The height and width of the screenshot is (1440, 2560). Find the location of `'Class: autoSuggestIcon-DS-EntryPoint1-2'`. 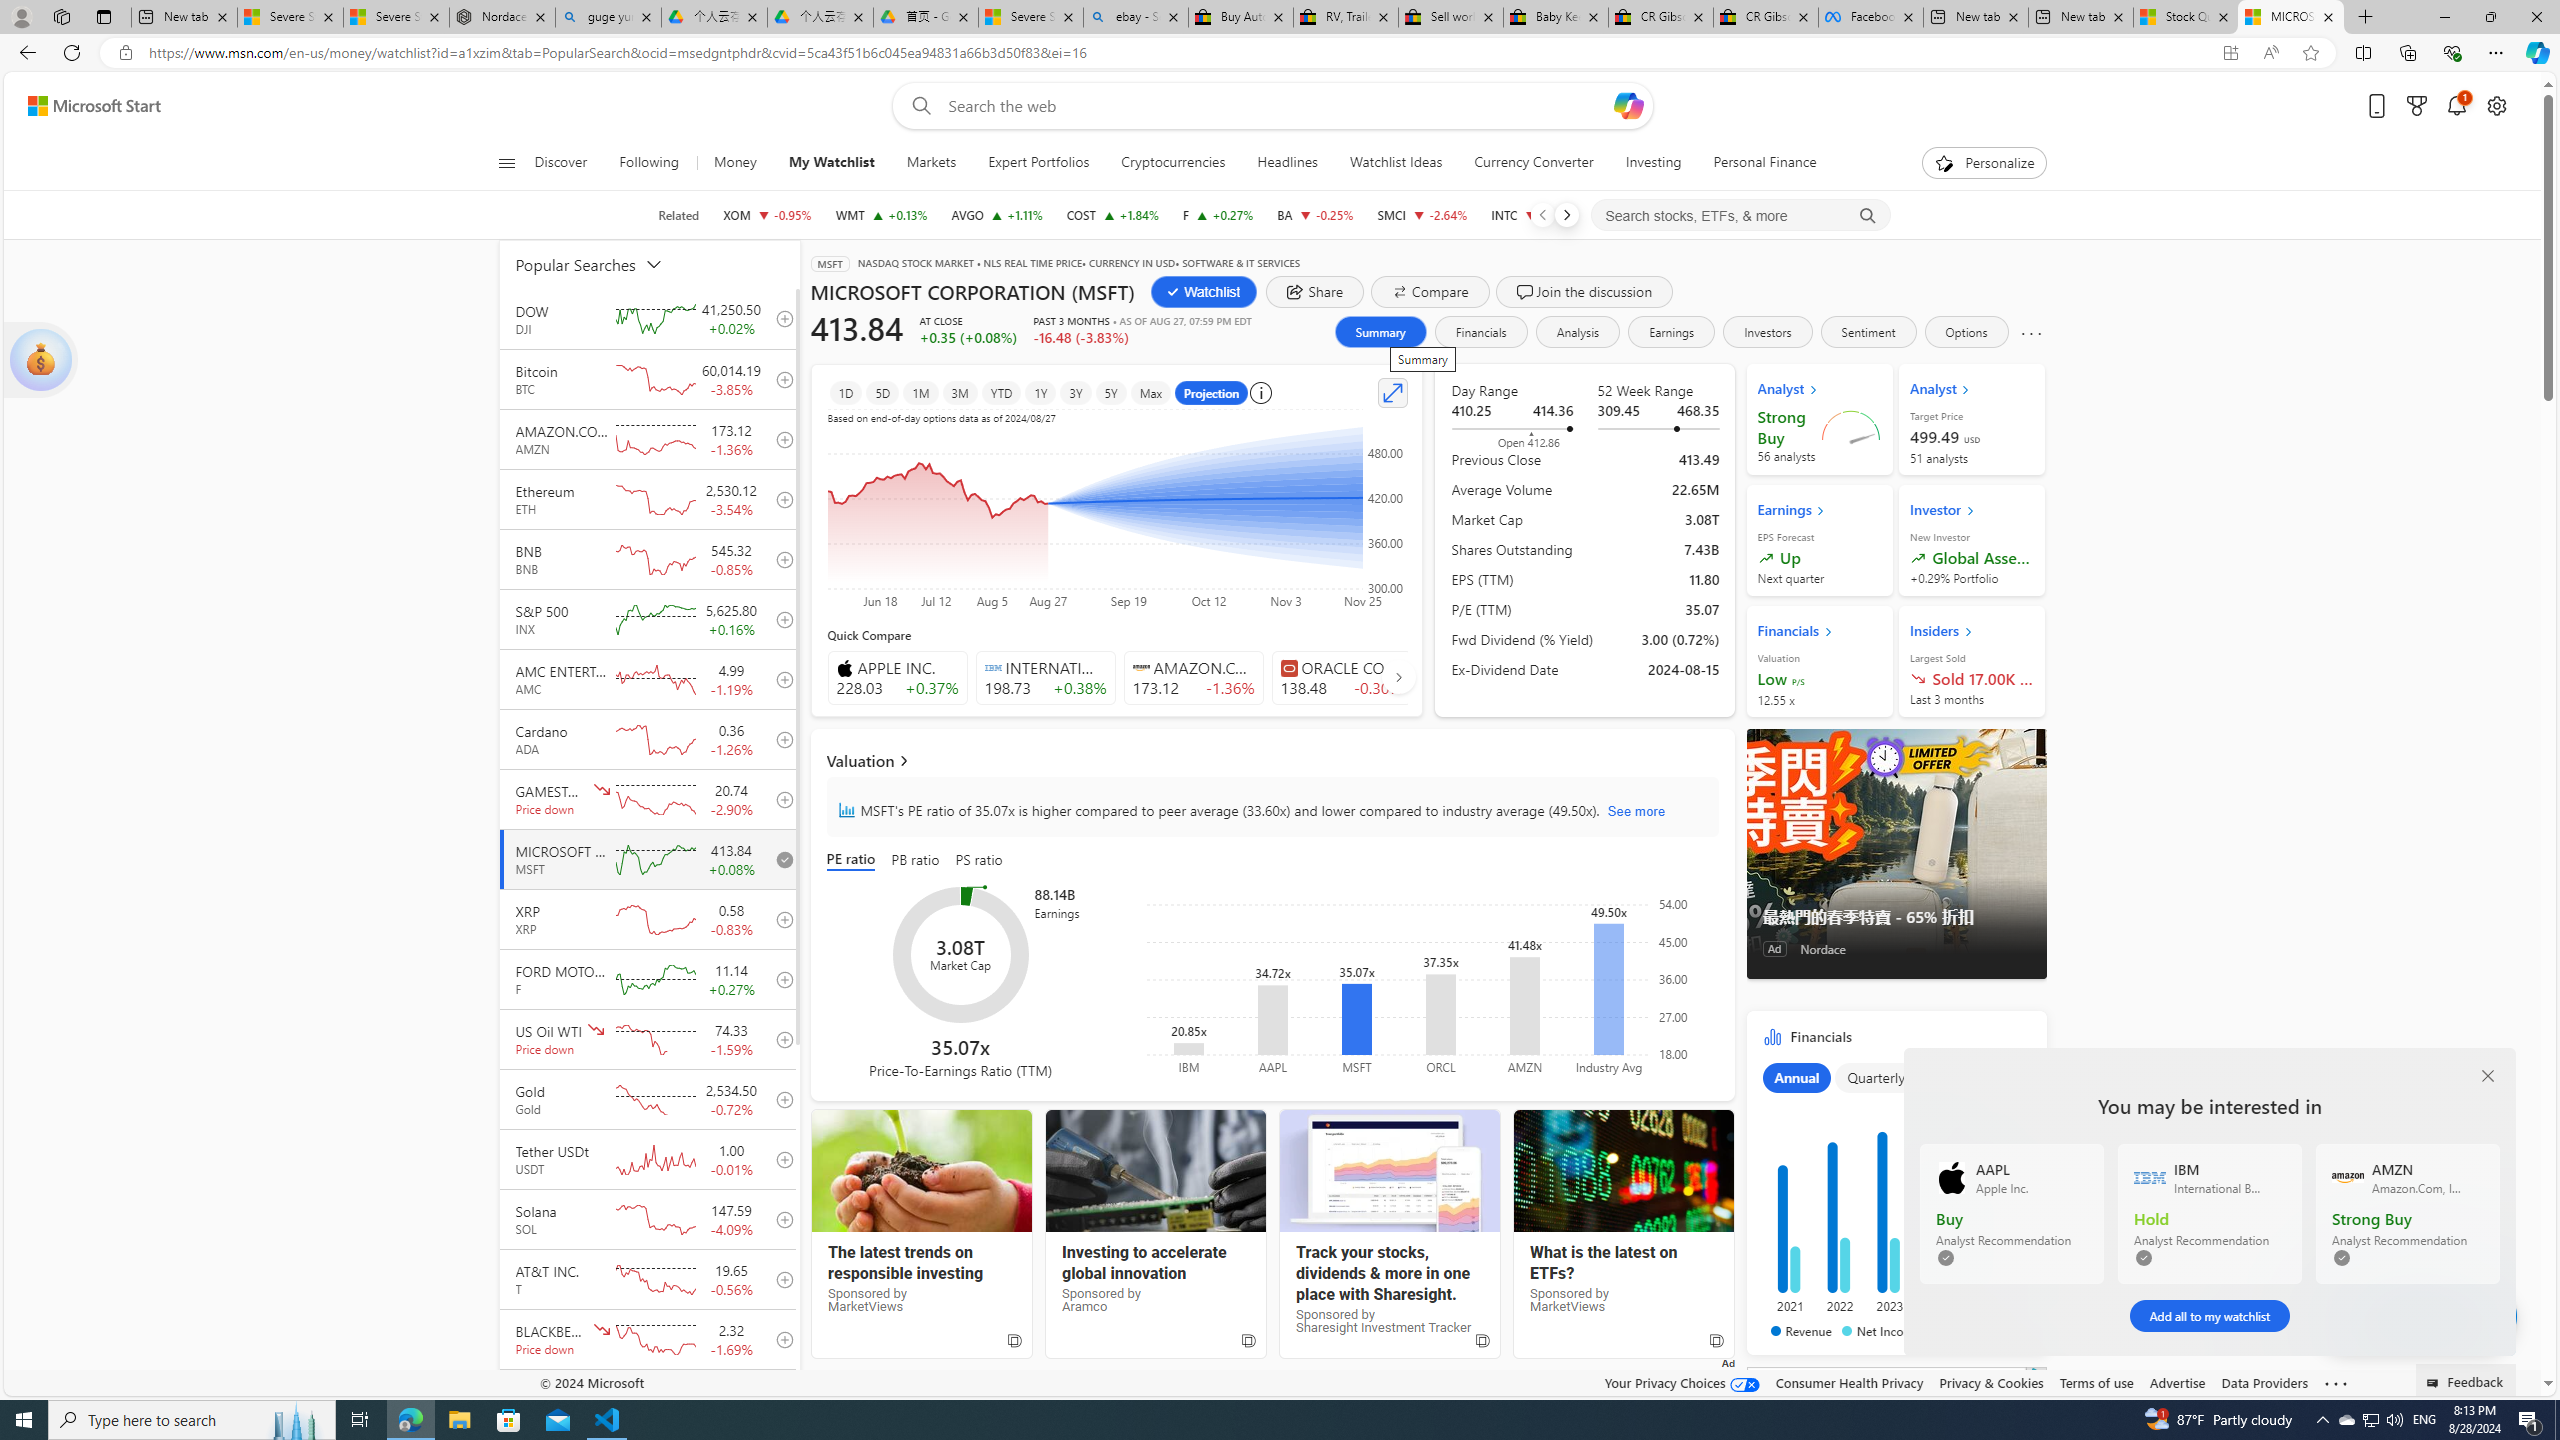

'Class: autoSuggestIcon-DS-EntryPoint1-2' is located at coordinates (1288, 667).